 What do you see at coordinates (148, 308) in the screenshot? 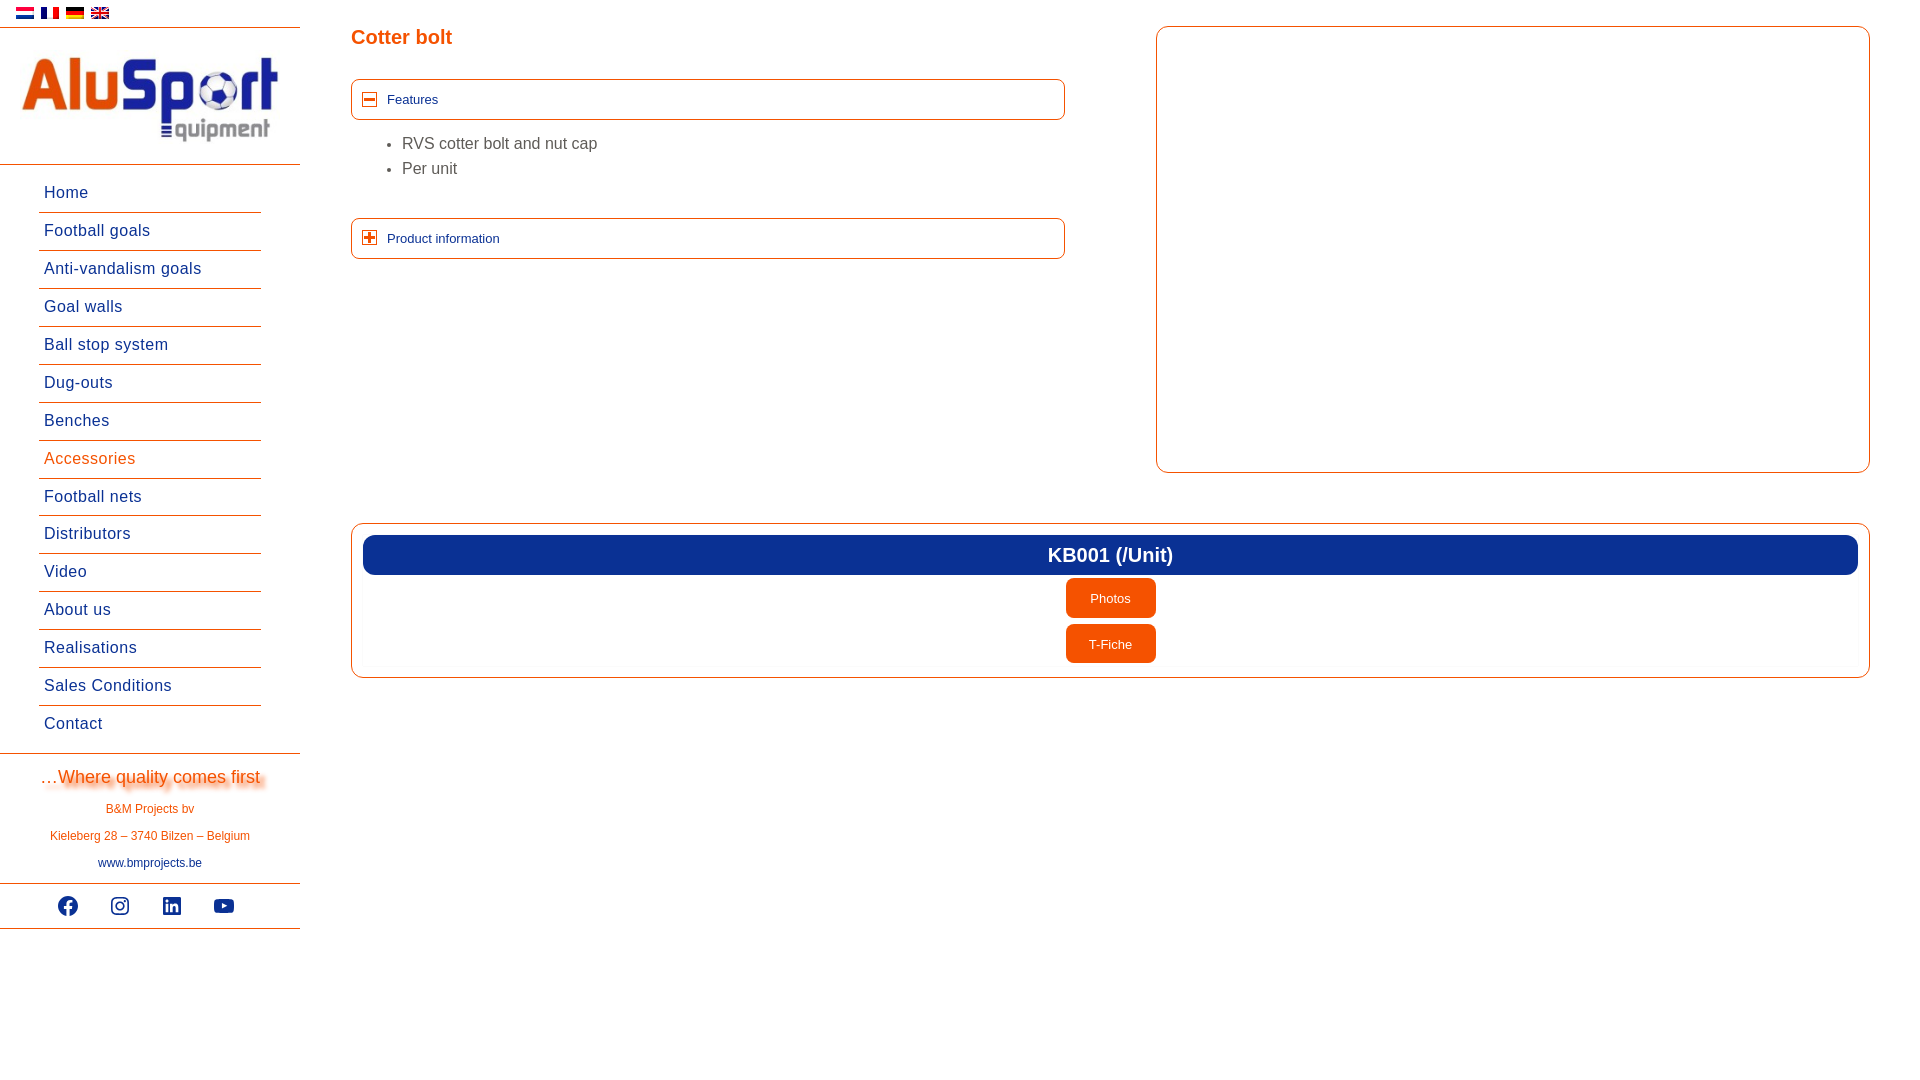
I see `'Goal walls'` at bounding box center [148, 308].